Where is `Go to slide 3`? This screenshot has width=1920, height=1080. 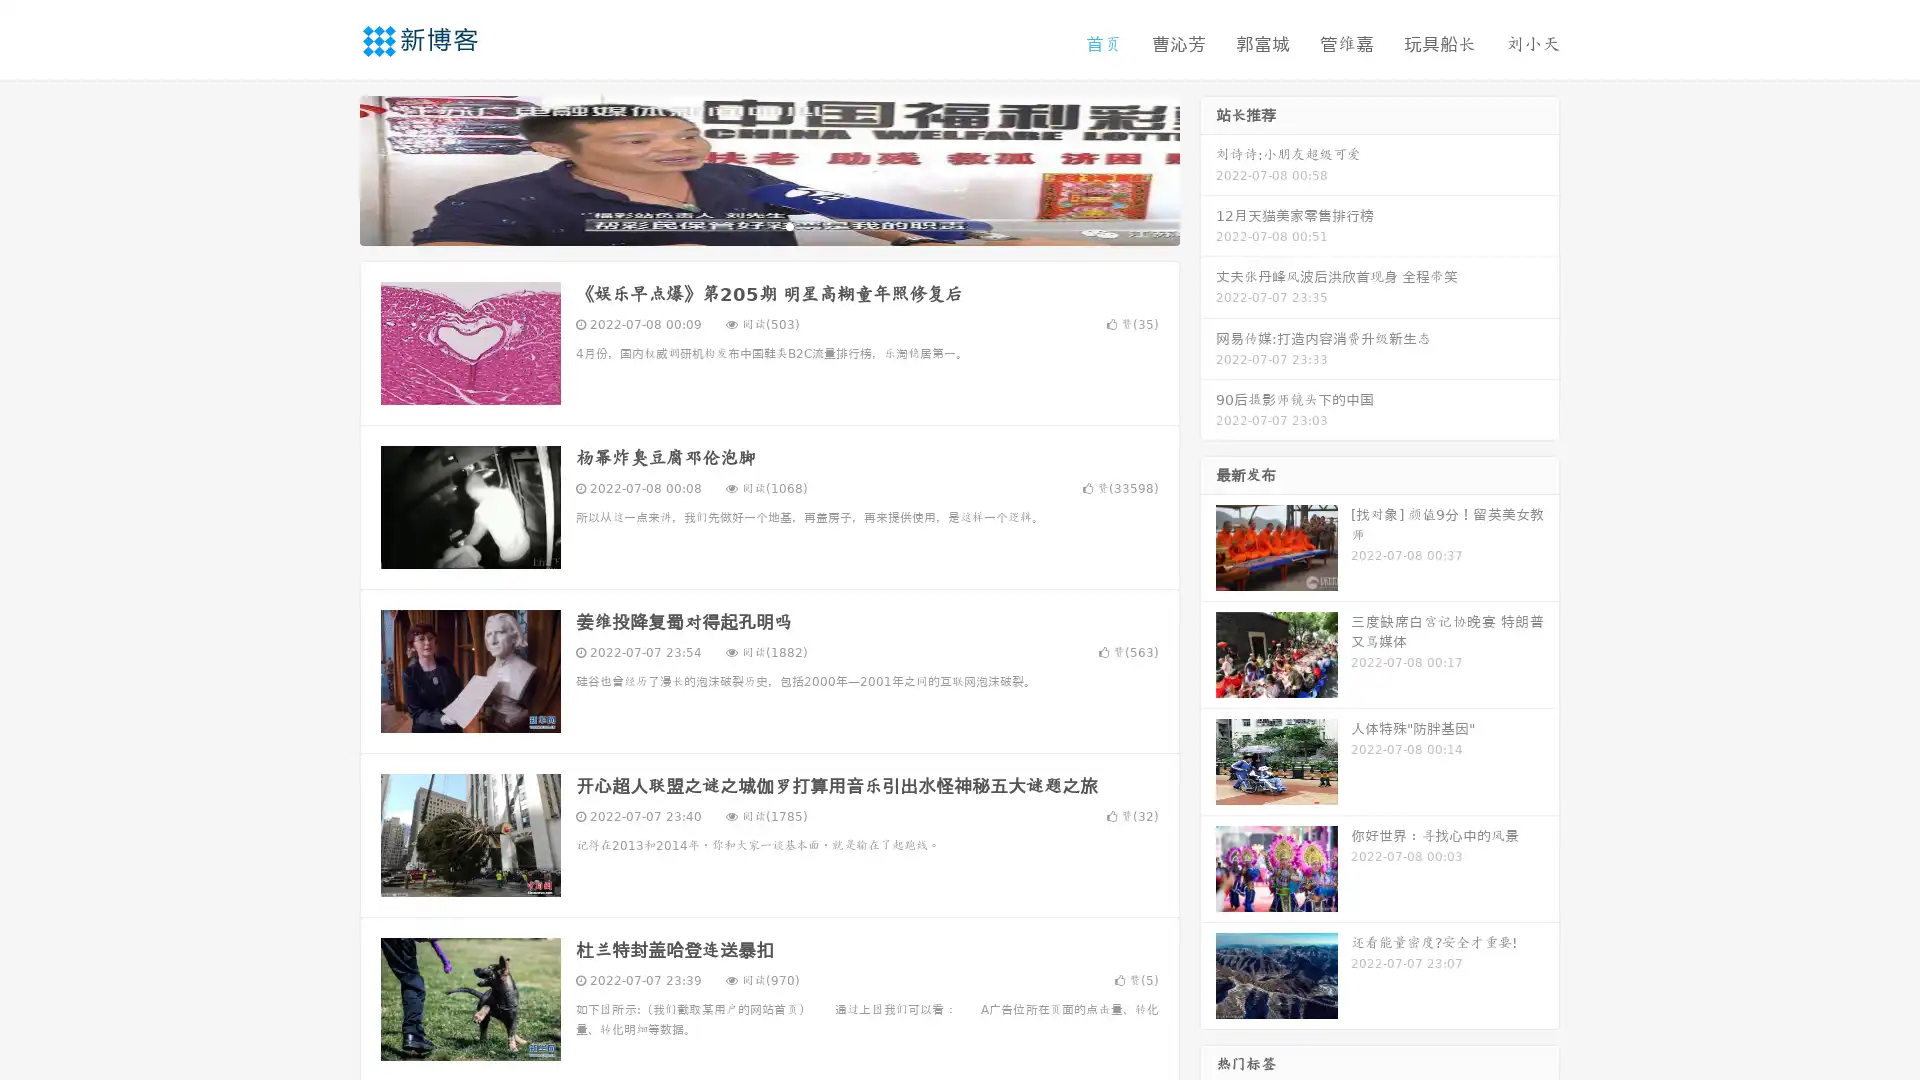
Go to slide 3 is located at coordinates (789, 225).